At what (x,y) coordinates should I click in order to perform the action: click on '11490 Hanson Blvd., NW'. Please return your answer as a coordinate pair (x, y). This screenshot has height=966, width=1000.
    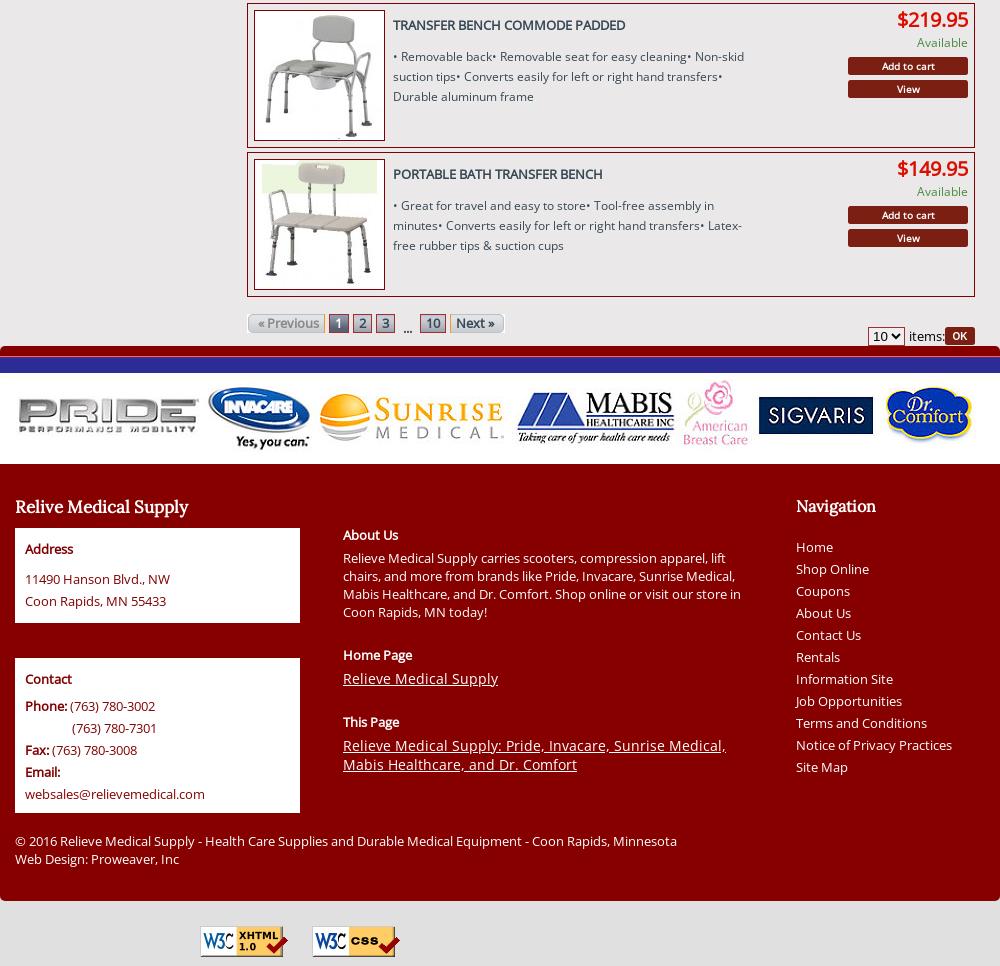
    Looking at the image, I should click on (96, 576).